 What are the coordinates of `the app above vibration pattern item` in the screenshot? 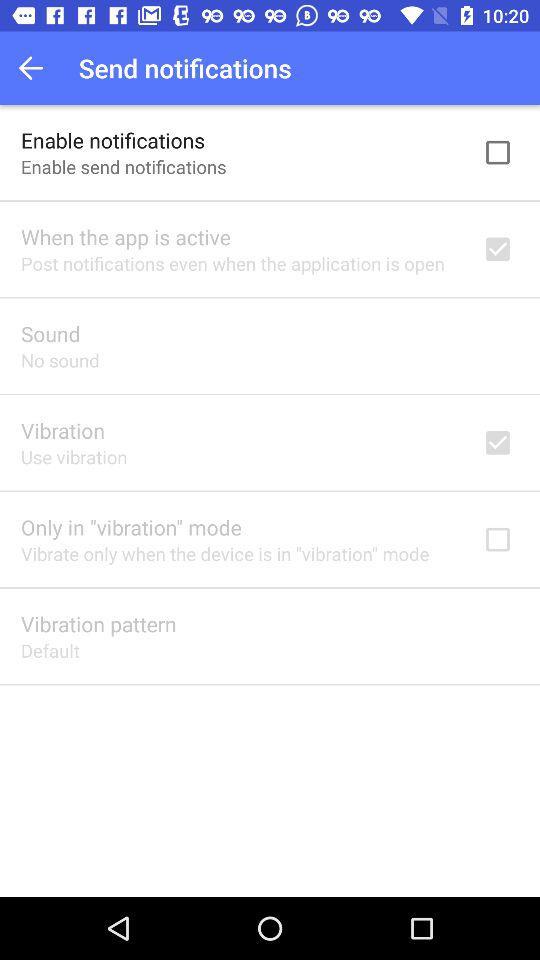 It's located at (224, 553).